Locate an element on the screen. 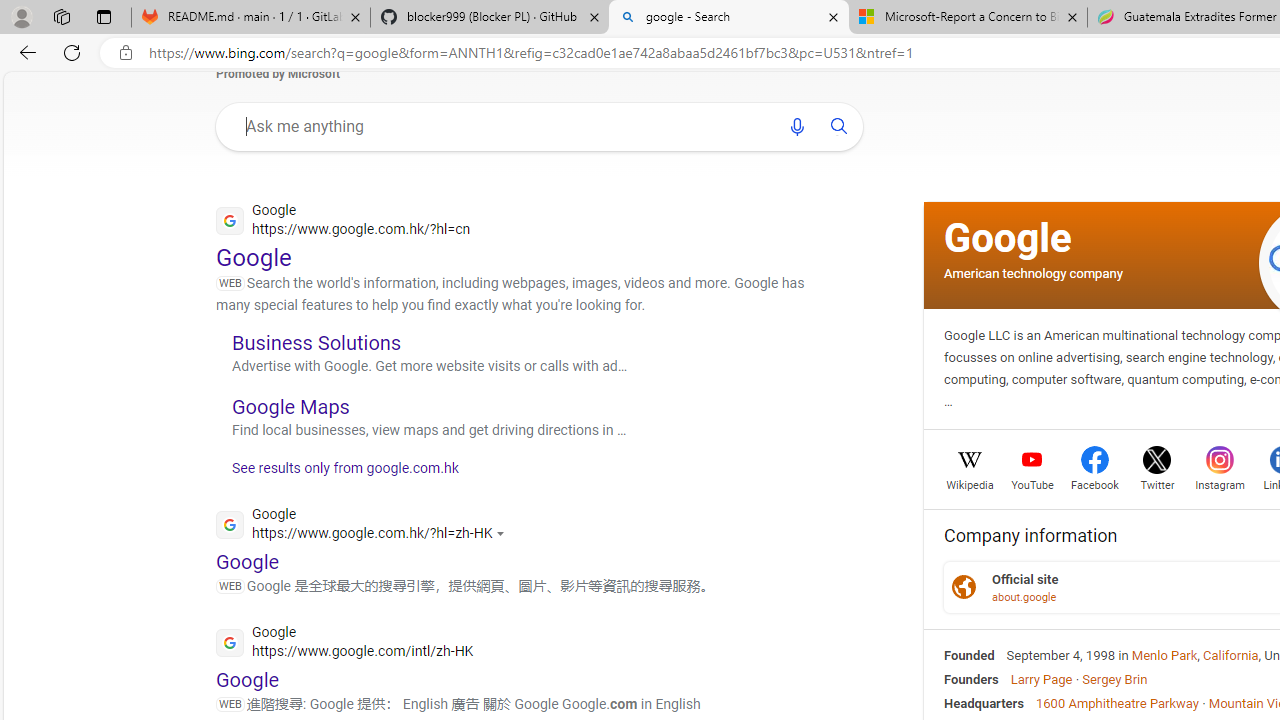 The image size is (1280, 720). 'Microsoft-Report a Concern to Bing' is located at coordinates (967, 17).